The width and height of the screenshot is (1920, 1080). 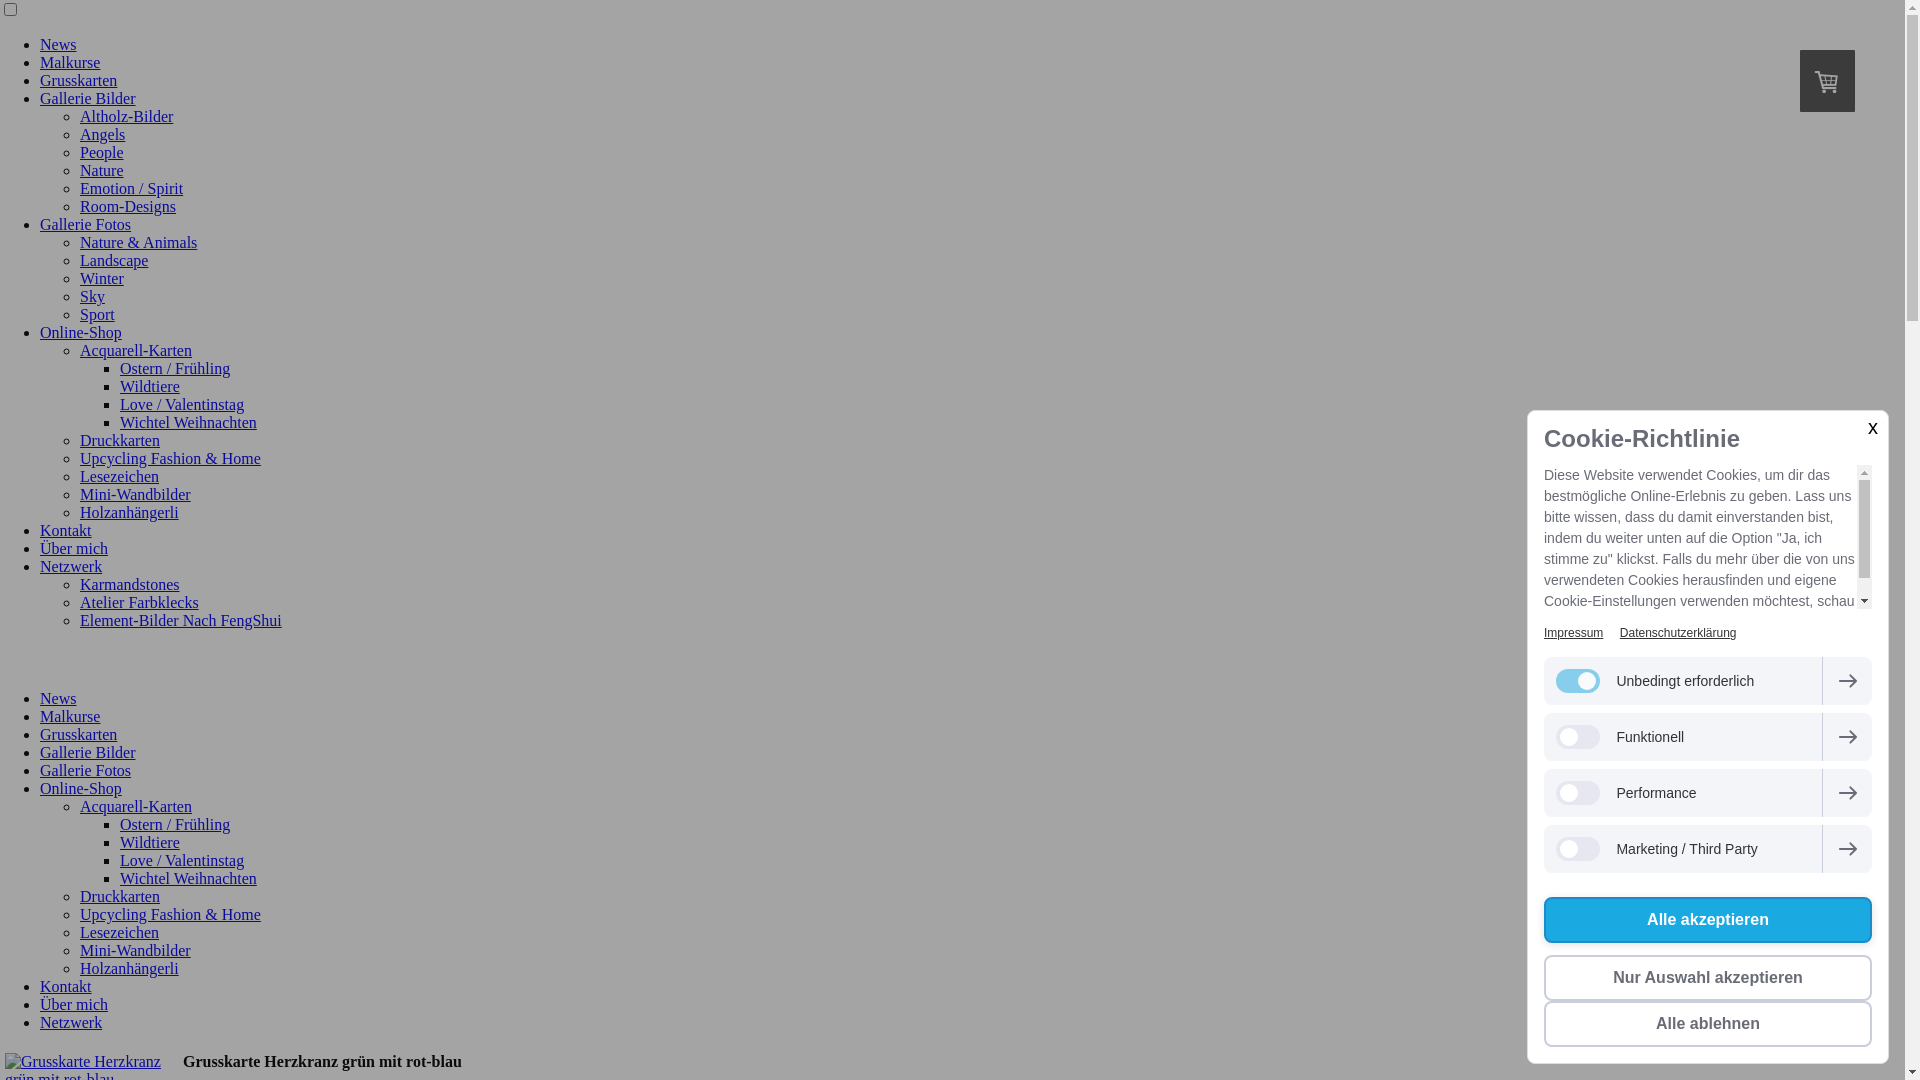 What do you see at coordinates (113, 259) in the screenshot?
I see `'Landscape'` at bounding box center [113, 259].